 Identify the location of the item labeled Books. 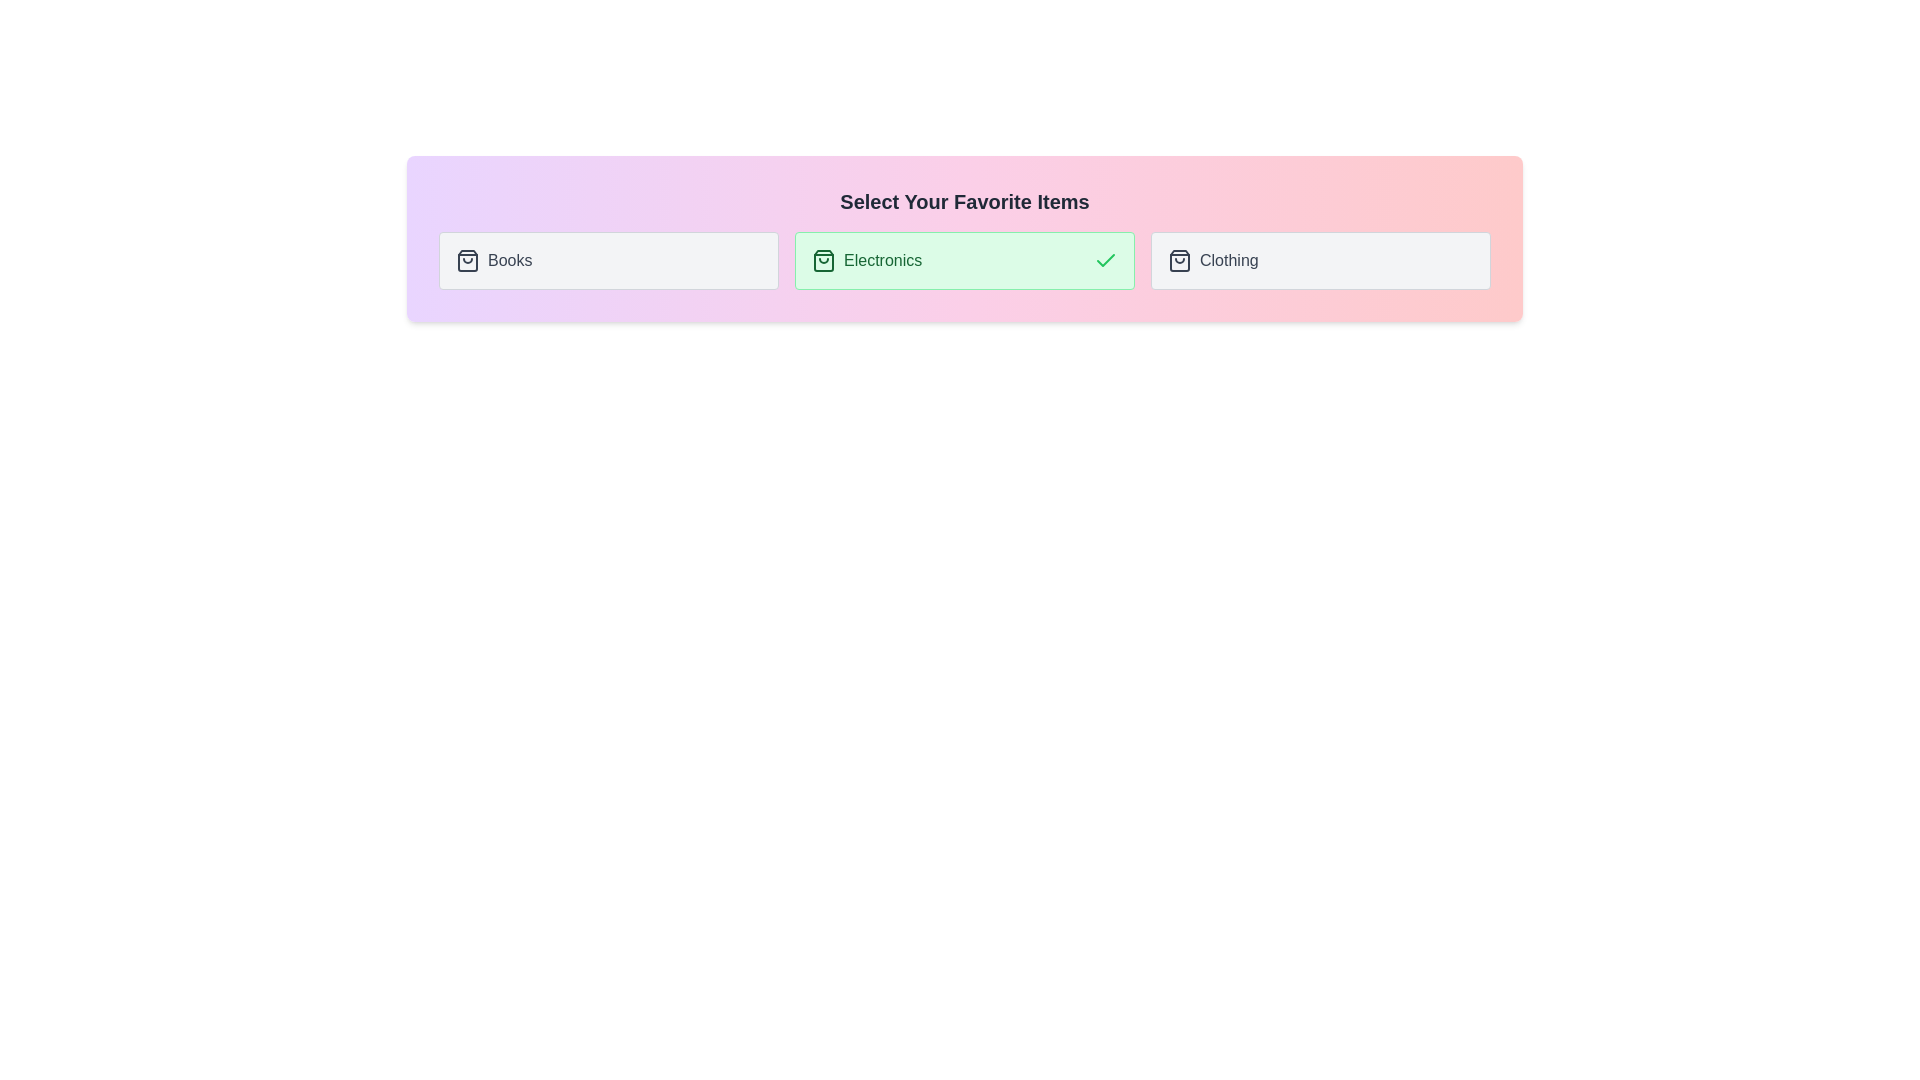
(608, 260).